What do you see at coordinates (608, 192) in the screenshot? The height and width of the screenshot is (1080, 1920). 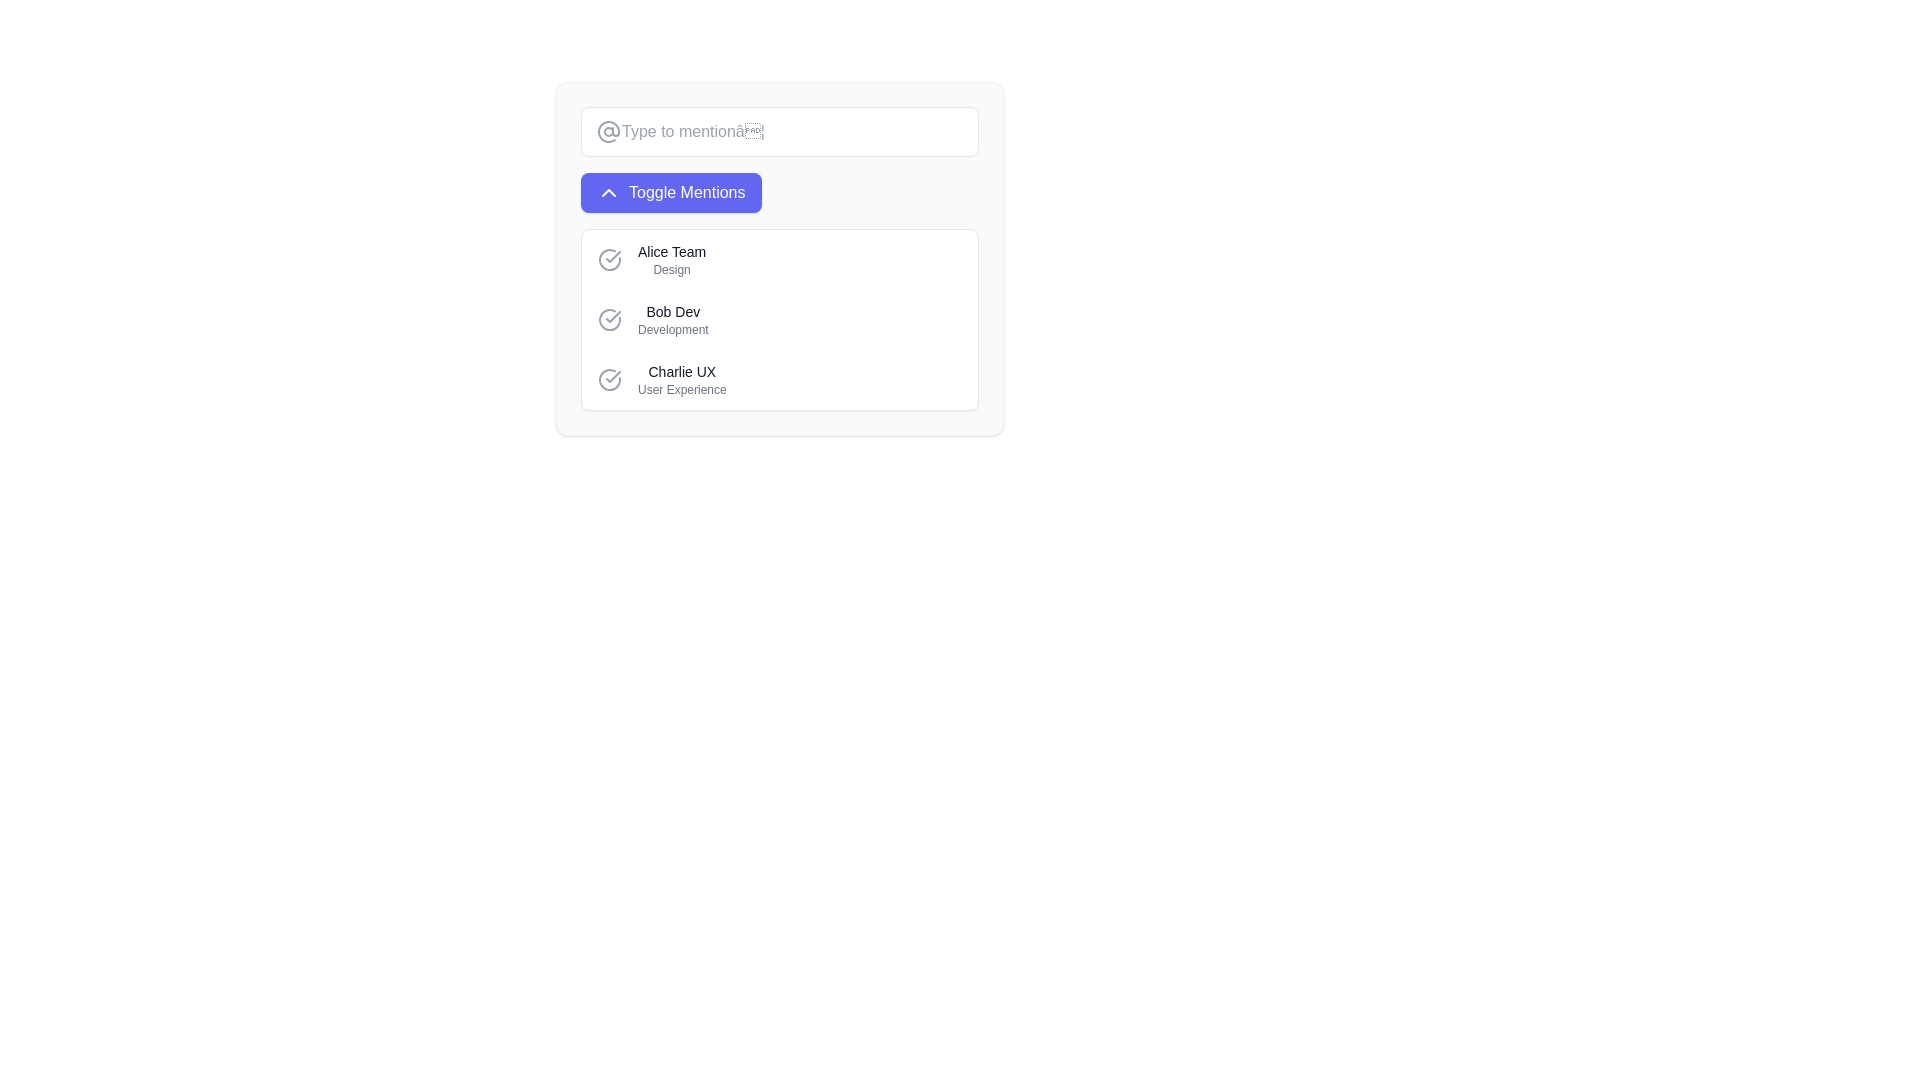 I see `the upward-pointing chevron icon on the left side of the 'Toggle Mentions' button` at bounding box center [608, 192].